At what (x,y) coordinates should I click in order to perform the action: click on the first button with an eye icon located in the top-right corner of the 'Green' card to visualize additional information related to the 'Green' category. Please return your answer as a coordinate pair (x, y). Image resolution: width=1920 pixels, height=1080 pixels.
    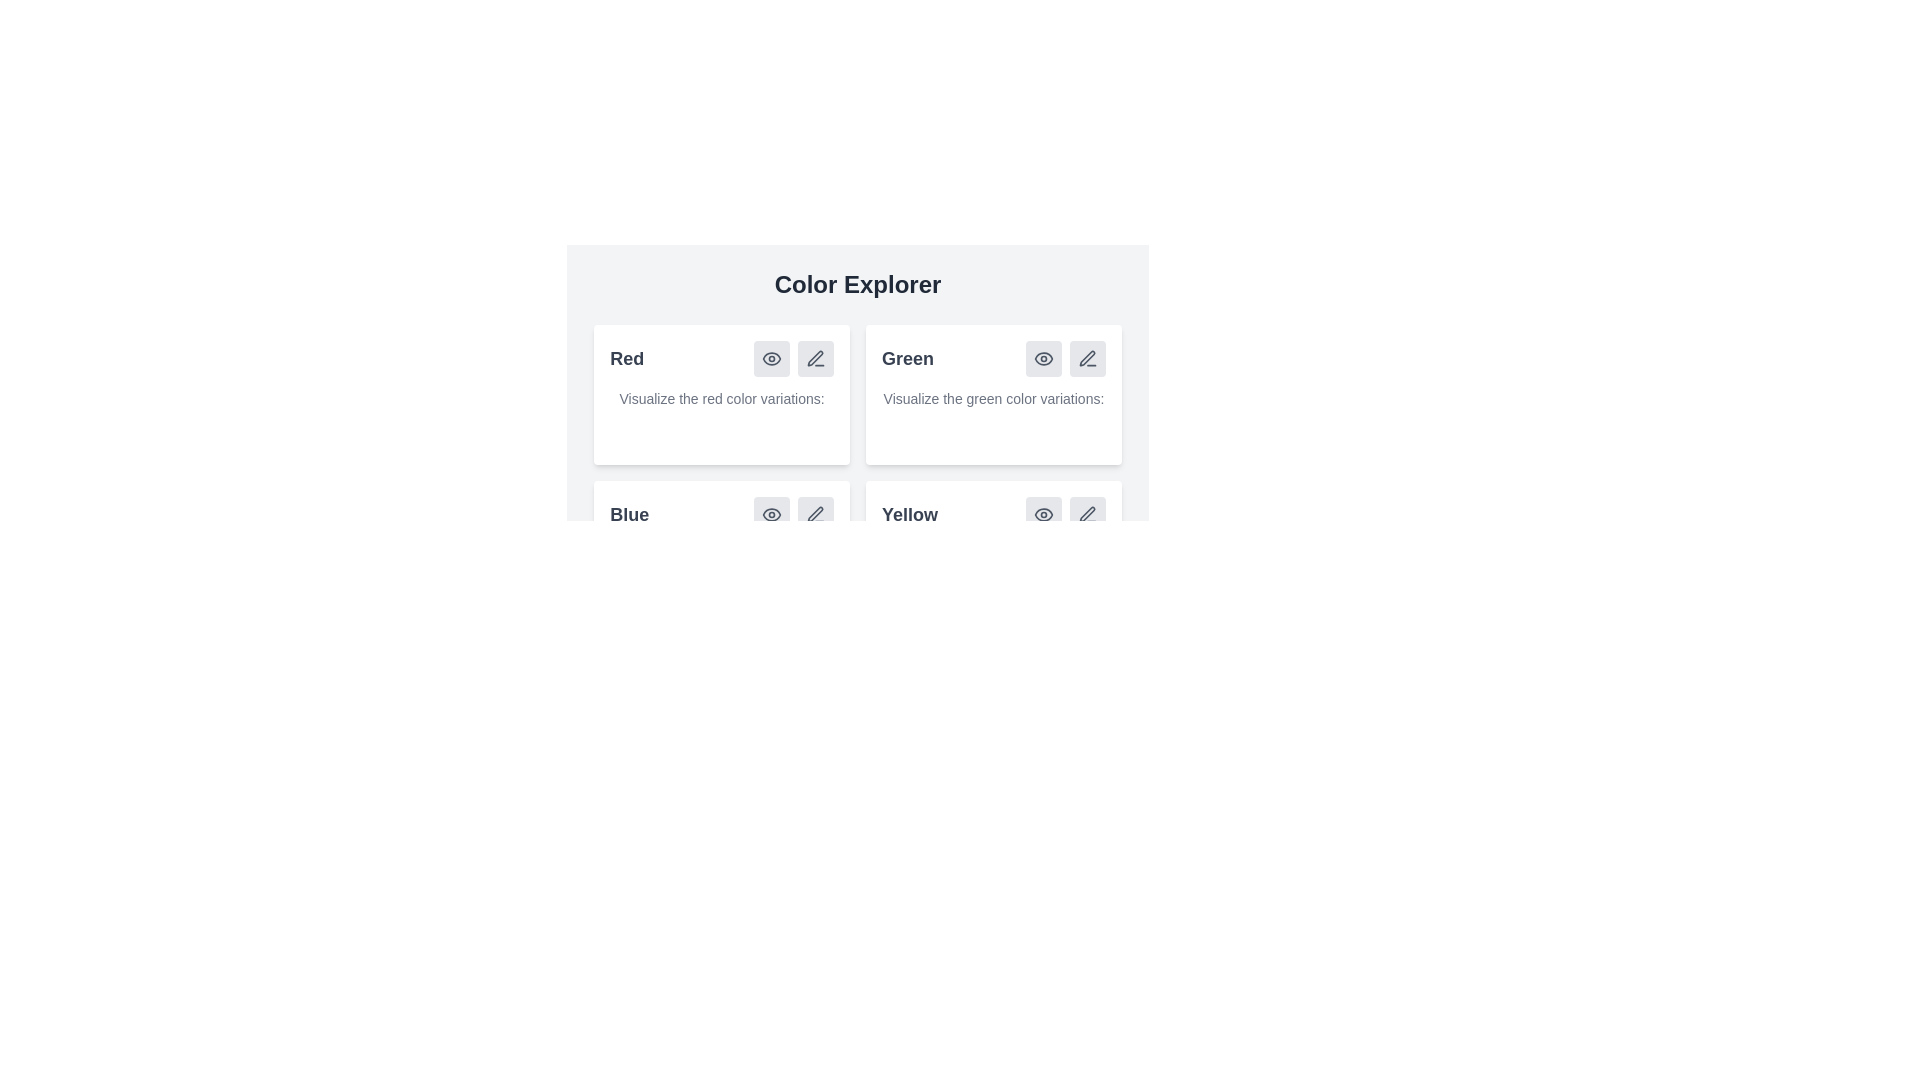
    Looking at the image, I should click on (1042, 357).